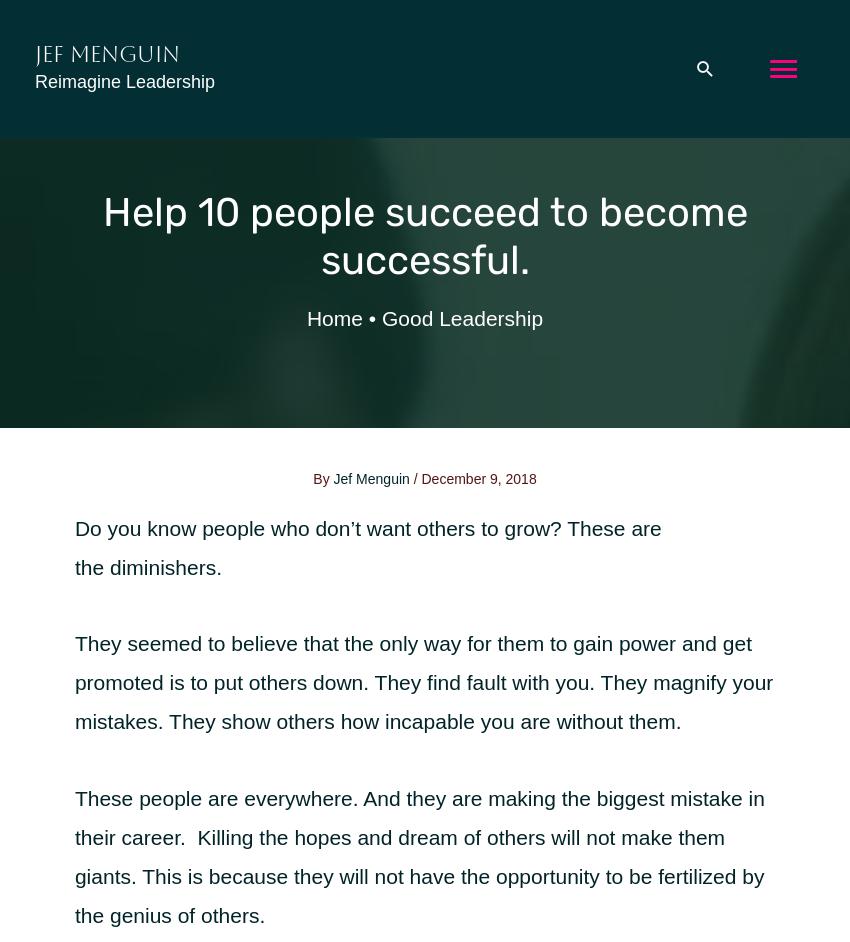  I want to click on 'Help 10 people succeed to become successful.', so click(101, 235).